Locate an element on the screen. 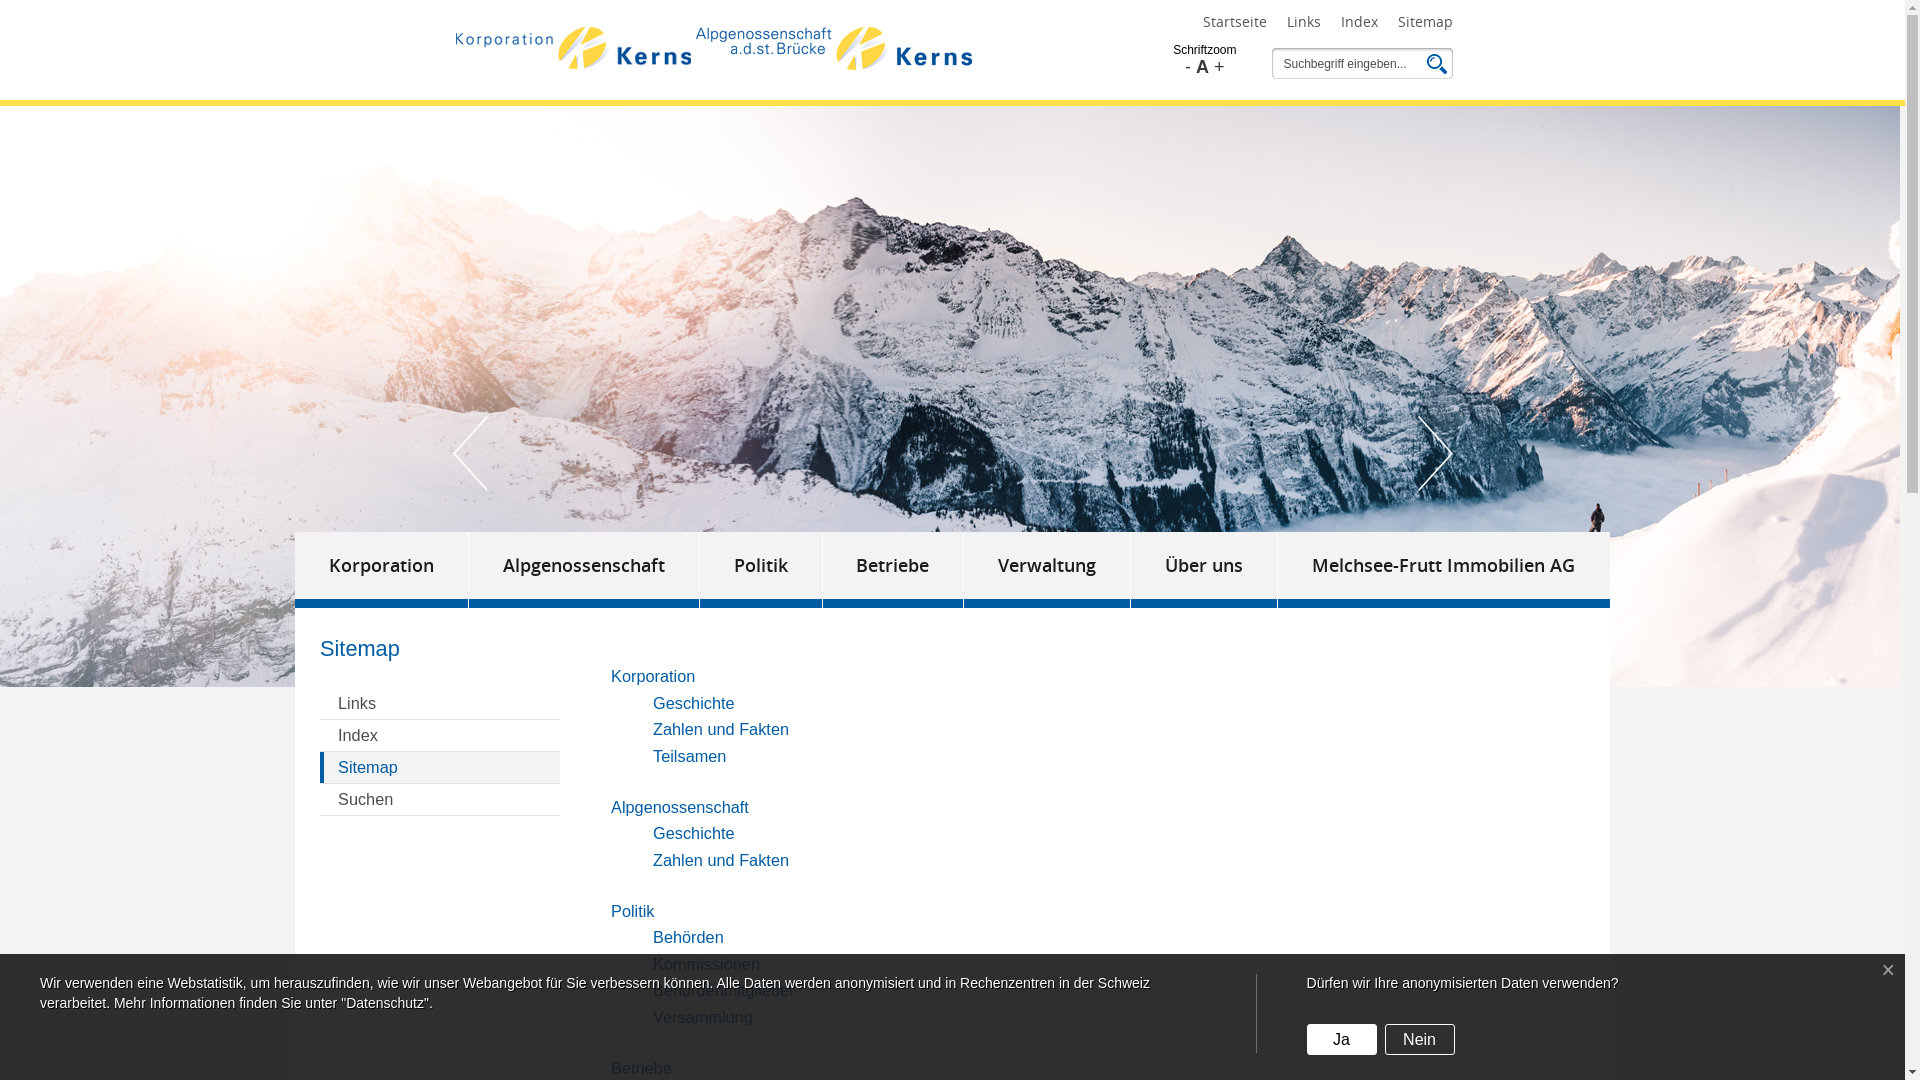  'Geschichte' is located at coordinates (694, 833).